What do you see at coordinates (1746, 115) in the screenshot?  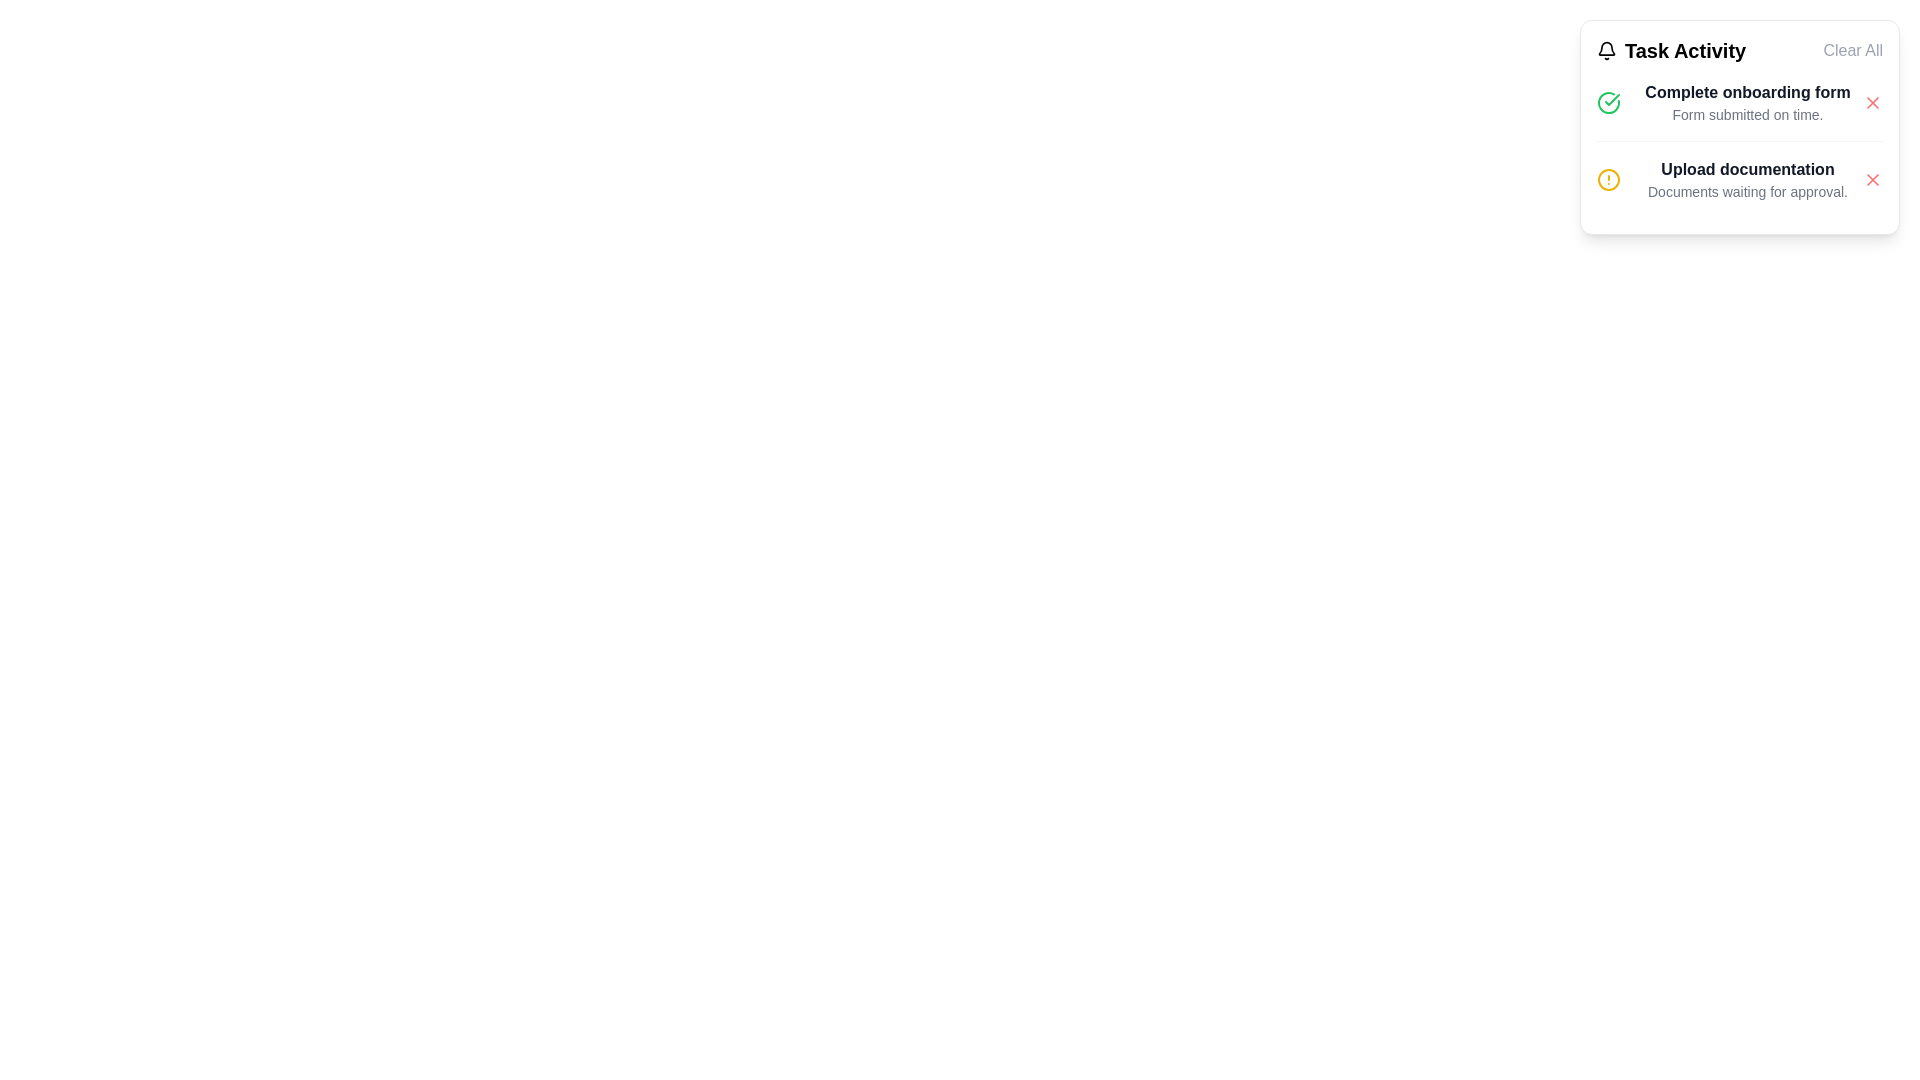 I see `the Text Element that provides contextual information about task completion status, located under the 'Complete onboarding form' heading in the 'Task Activity' panel` at bounding box center [1746, 115].